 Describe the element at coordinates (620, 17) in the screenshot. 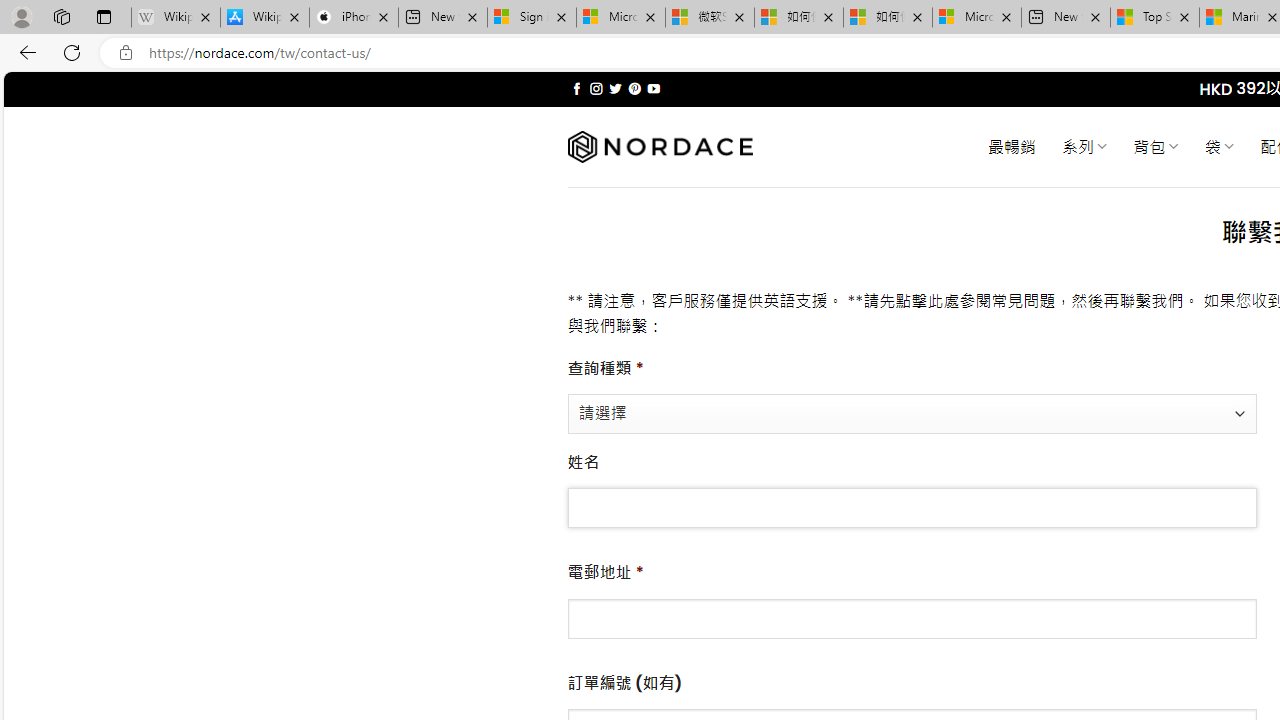

I see `'Microsoft Services Agreement'` at that location.